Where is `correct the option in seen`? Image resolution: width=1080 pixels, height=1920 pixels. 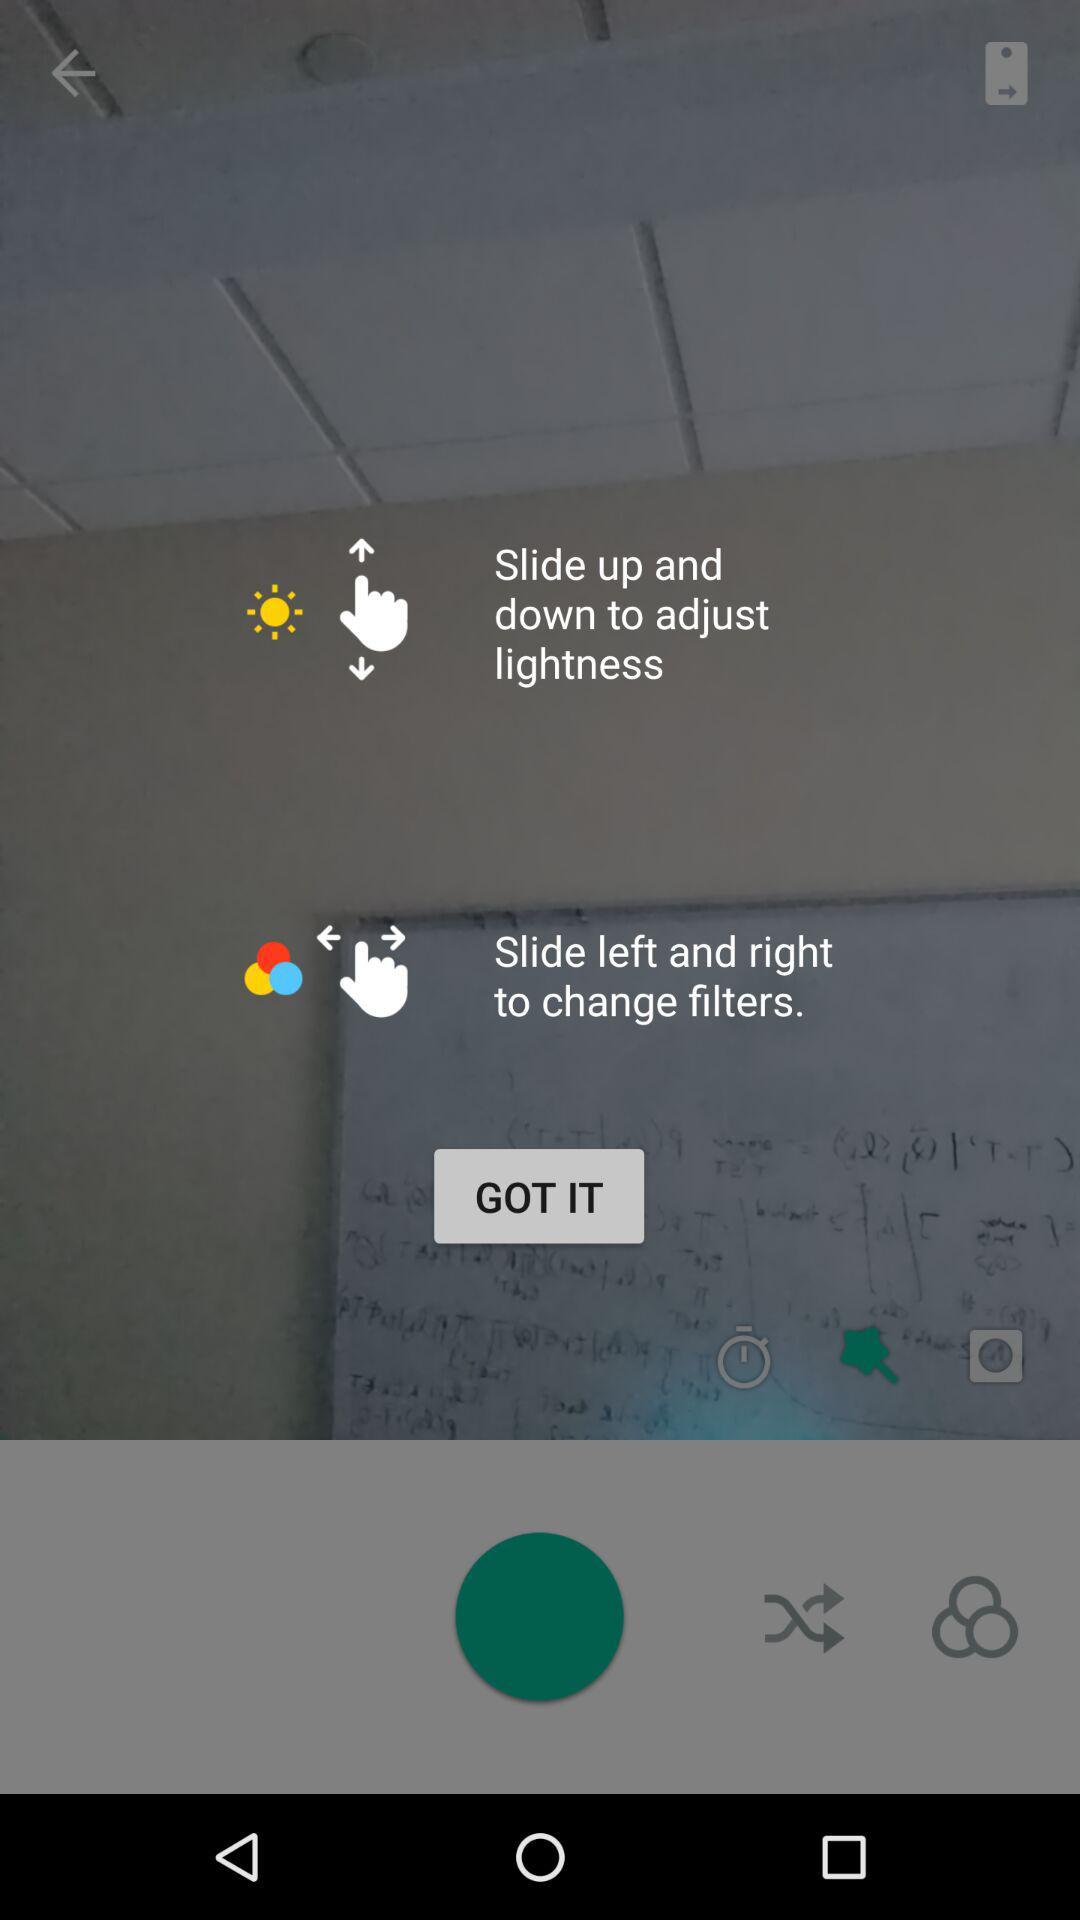 correct the option in seen is located at coordinates (744, 1356).